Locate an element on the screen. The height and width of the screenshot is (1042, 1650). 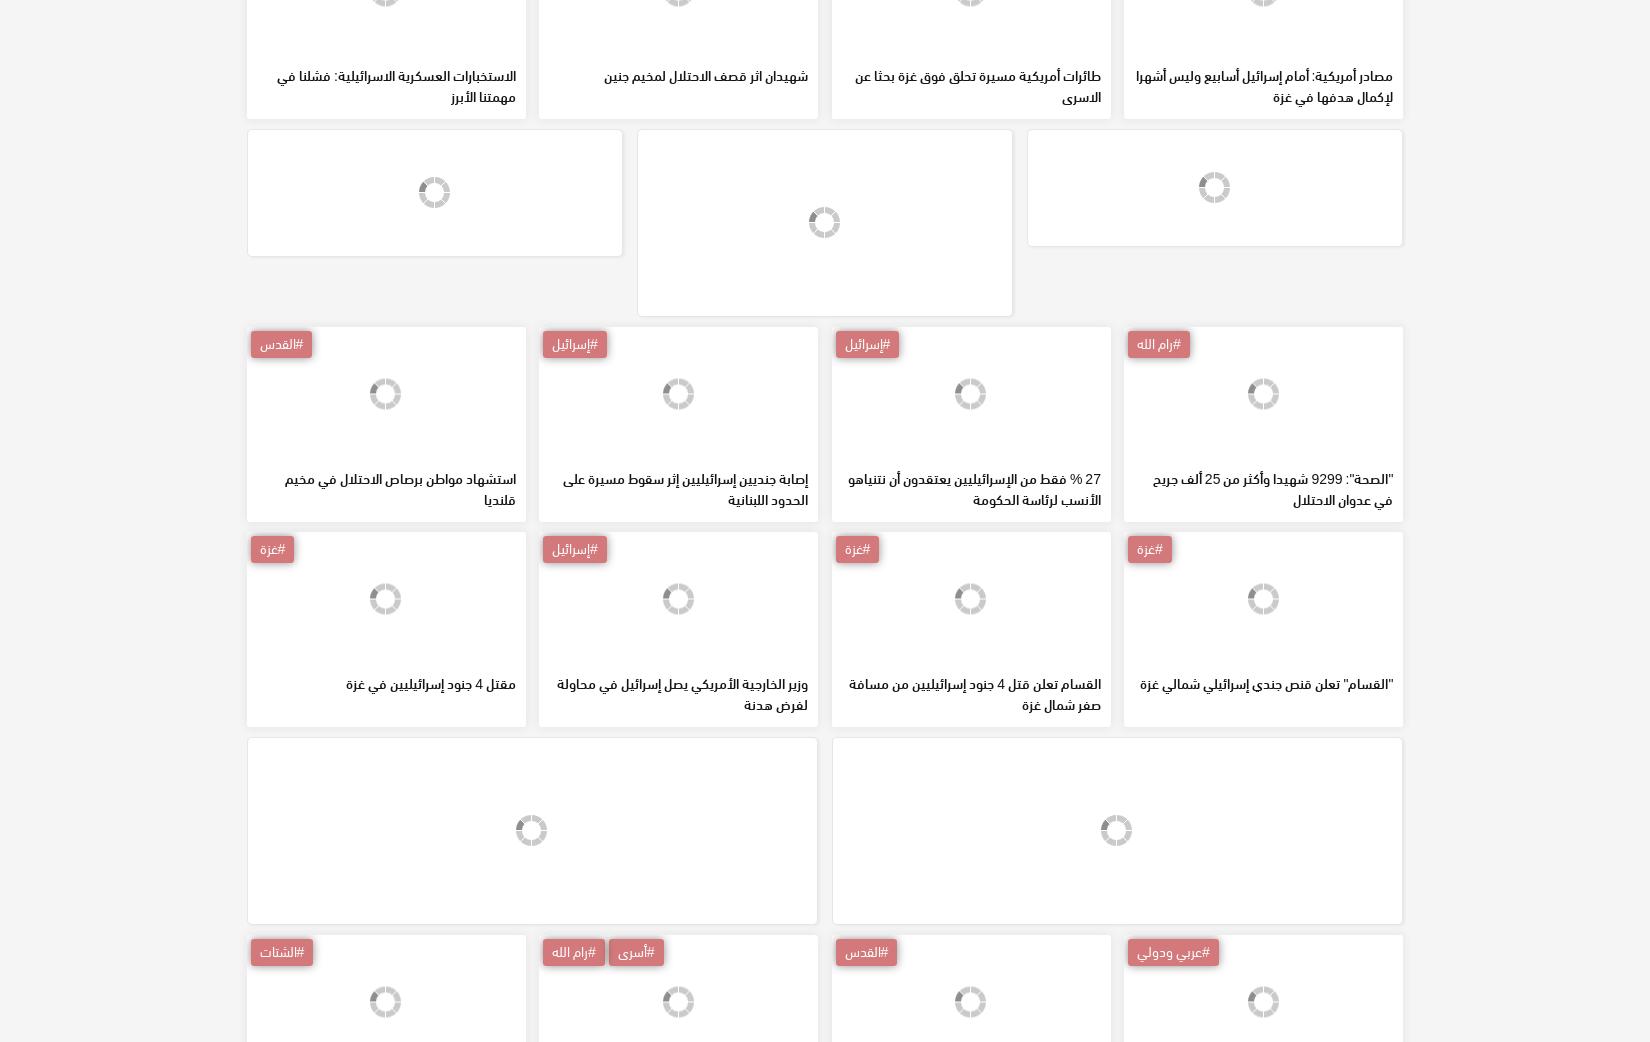
'"القسام" تعلن قنص جندي إسرائيلي شمالي غزة' is located at coordinates (1265, 827).